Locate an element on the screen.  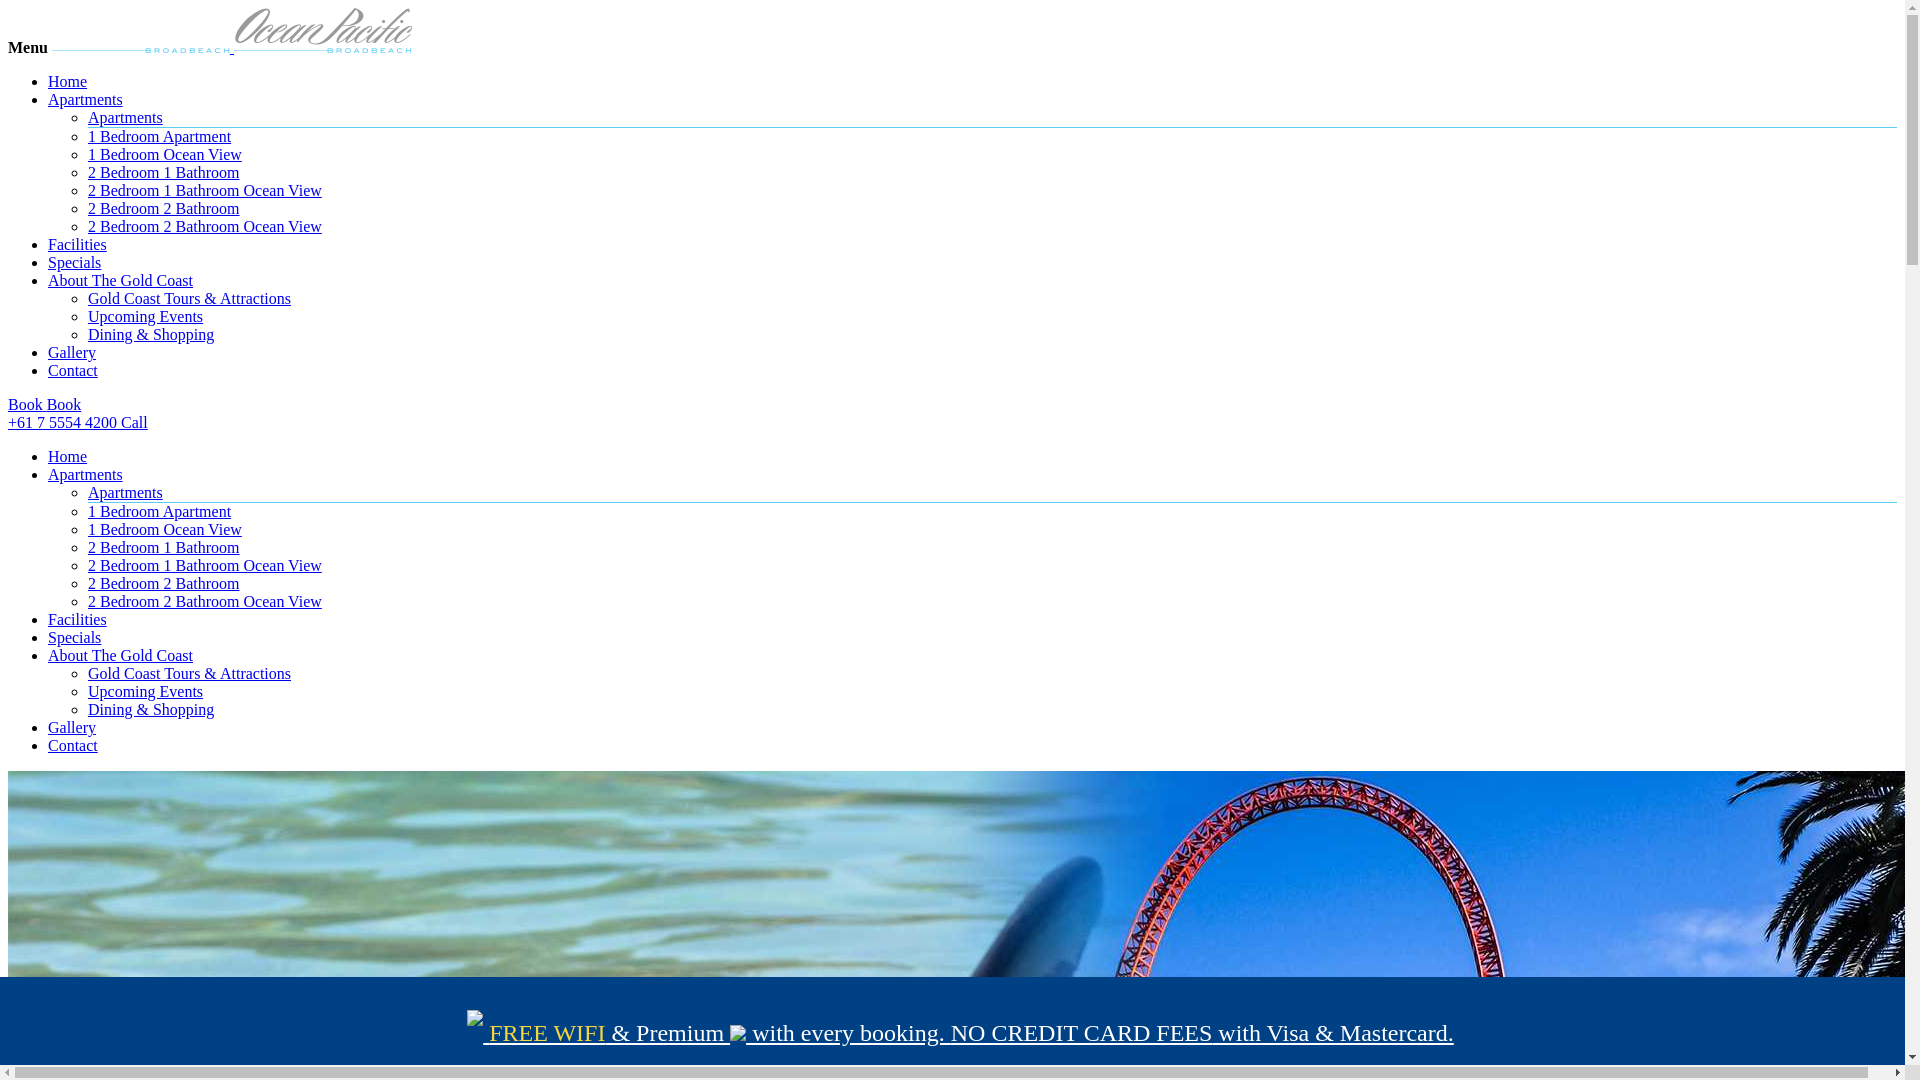
'2 Bedroom 1 Bathroom Ocean View' is located at coordinates (205, 565).